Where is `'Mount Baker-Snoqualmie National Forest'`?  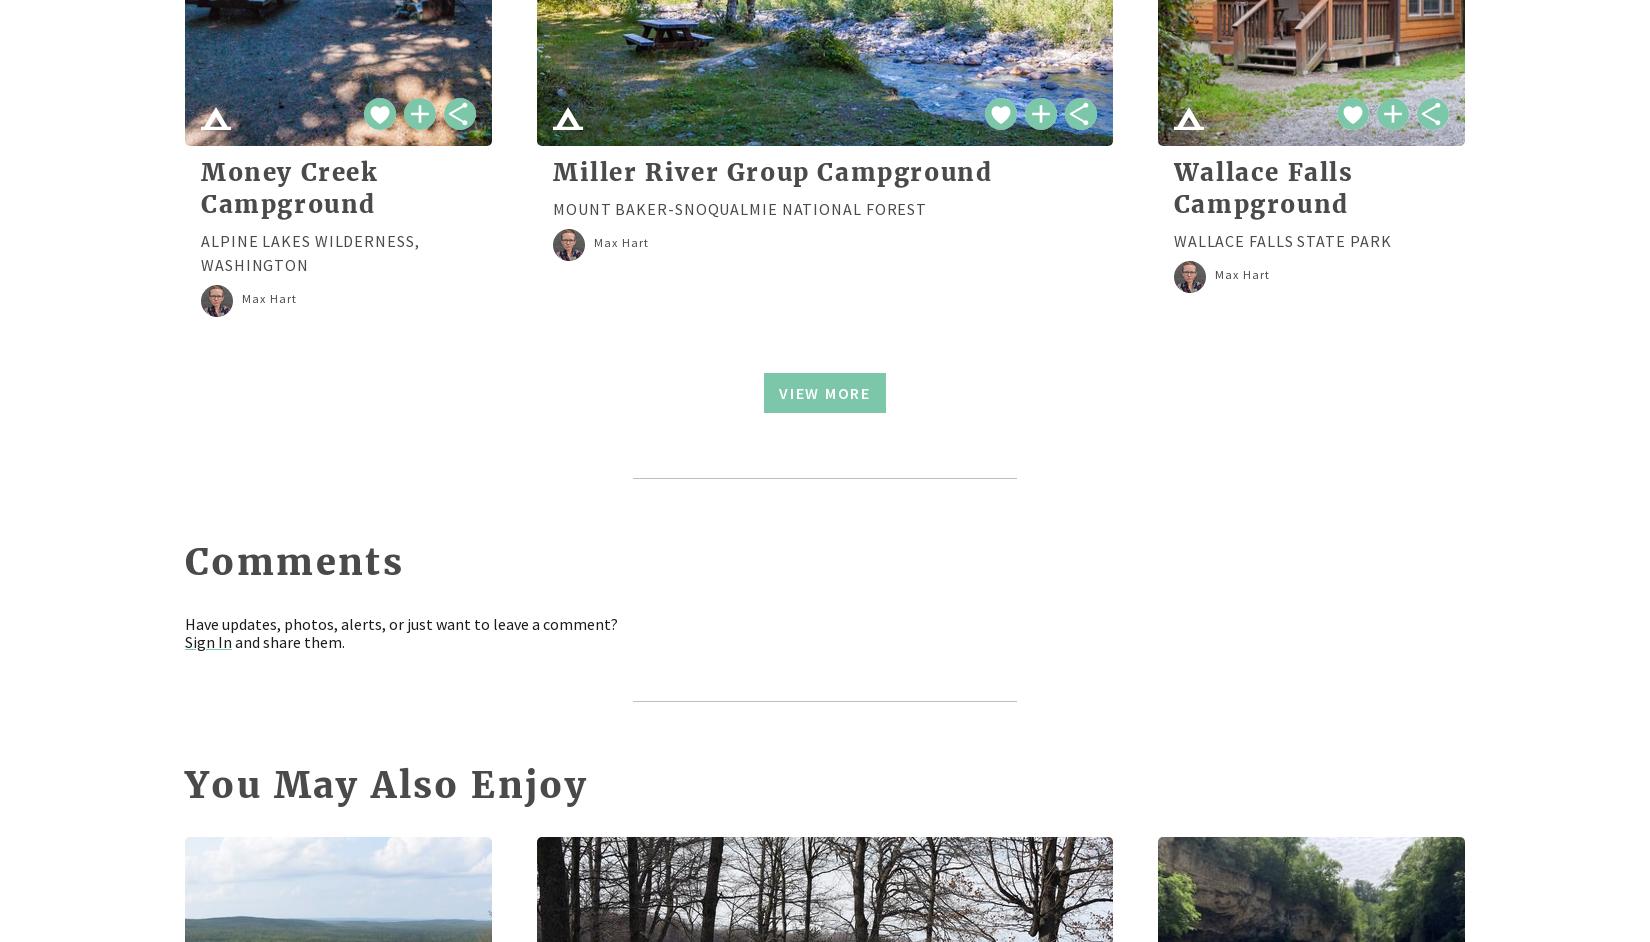 'Mount Baker-Snoqualmie National Forest' is located at coordinates (739, 207).